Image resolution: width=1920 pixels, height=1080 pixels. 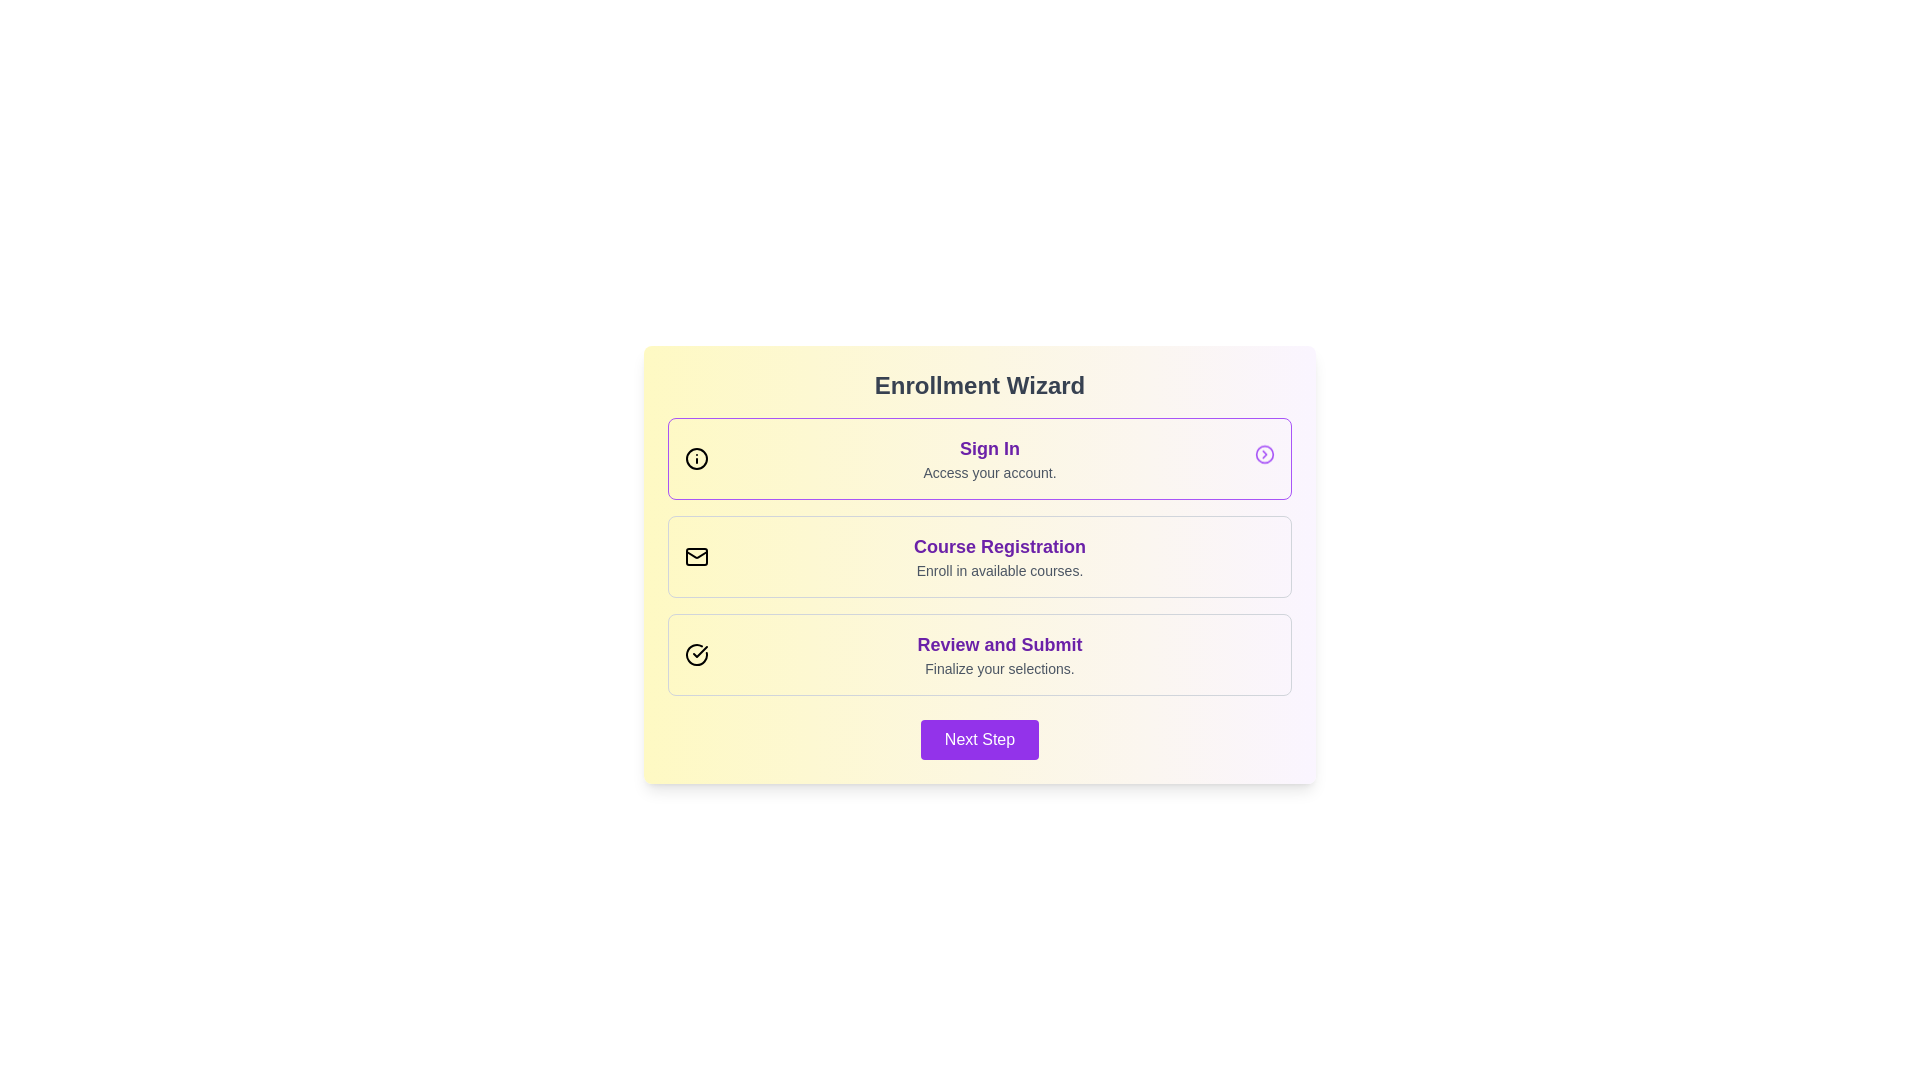 What do you see at coordinates (979, 556) in the screenshot?
I see `the Informational display unit that has a light yellow to white gradient background, rounded corners, and contains two lines of text with a purple top text and a gray bottom text, positioned between 'Sign In' and 'Review and Submit' in the 'Enrollment Wizard'` at bounding box center [979, 556].